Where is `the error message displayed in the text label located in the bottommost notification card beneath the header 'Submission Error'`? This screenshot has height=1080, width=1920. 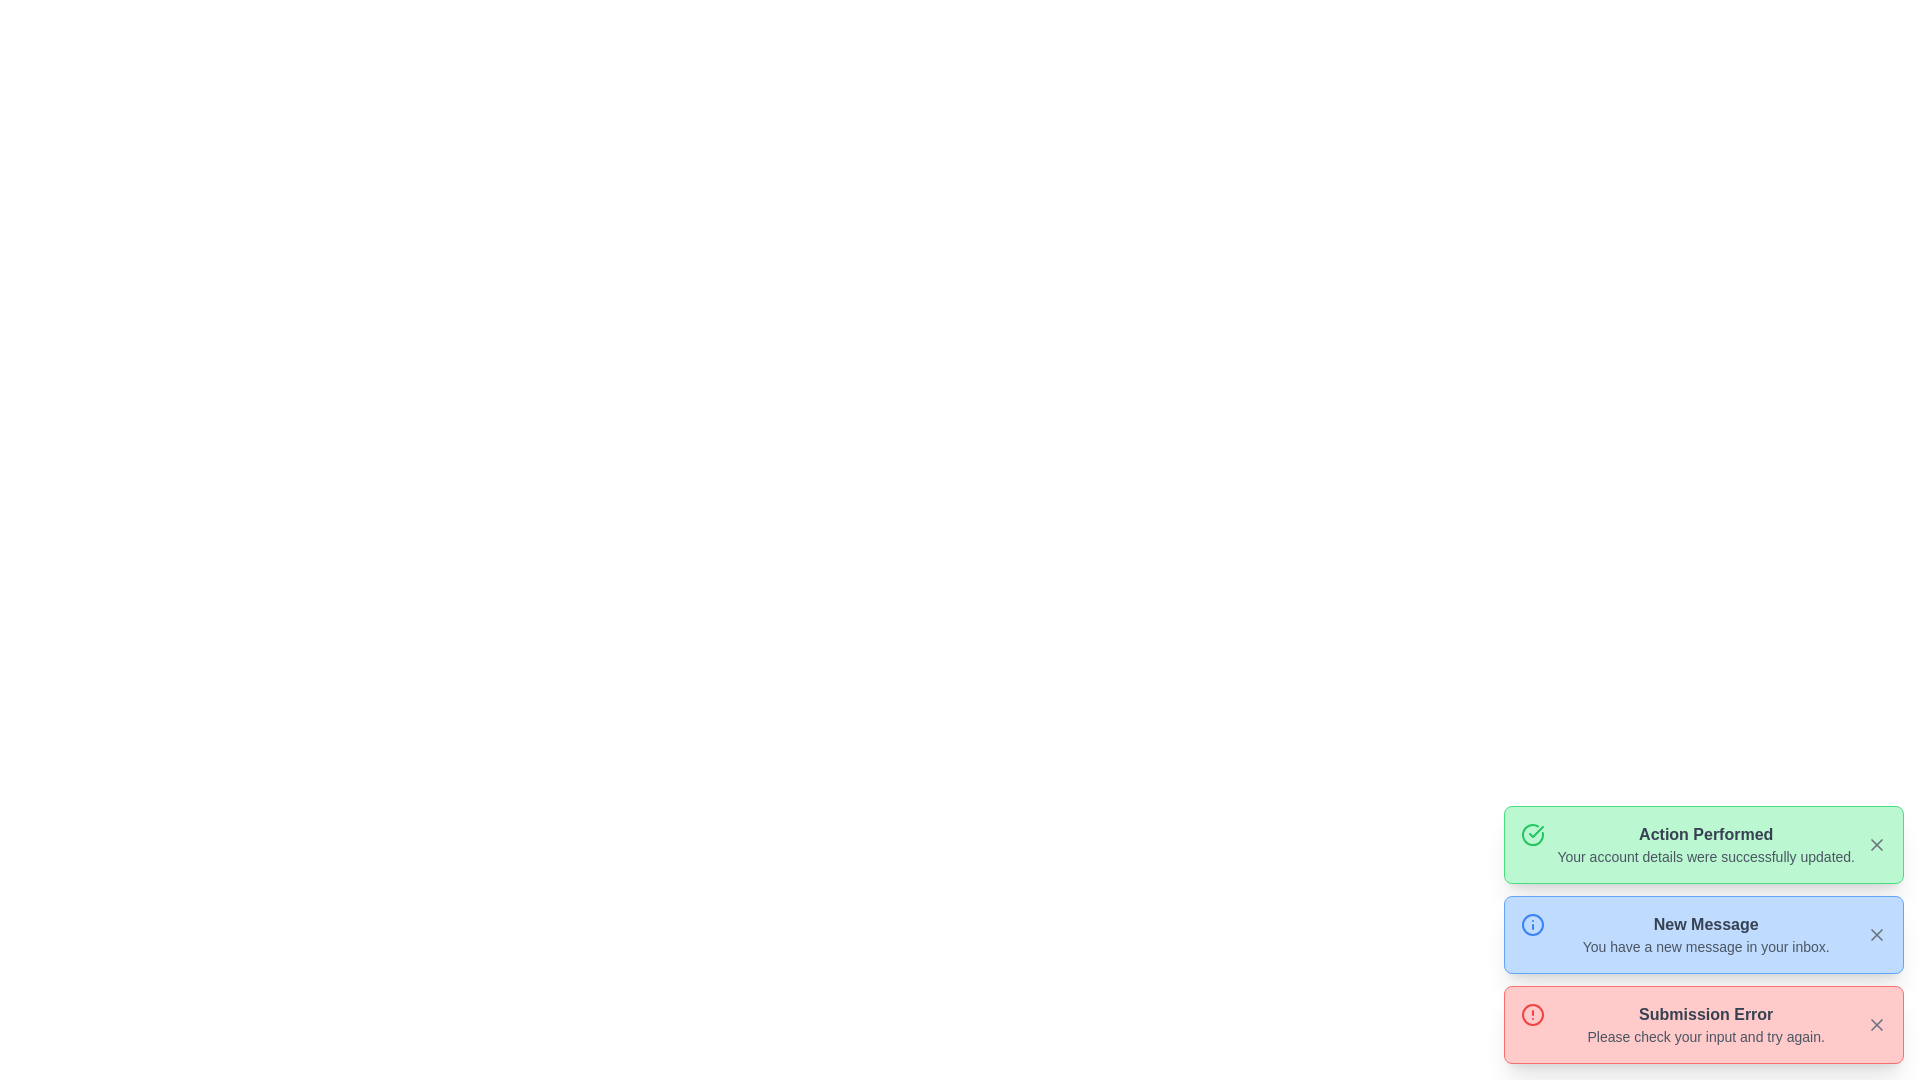
the error message displayed in the text label located in the bottommost notification card beneath the header 'Submission Error' is located at coordinates (1705, 1036).